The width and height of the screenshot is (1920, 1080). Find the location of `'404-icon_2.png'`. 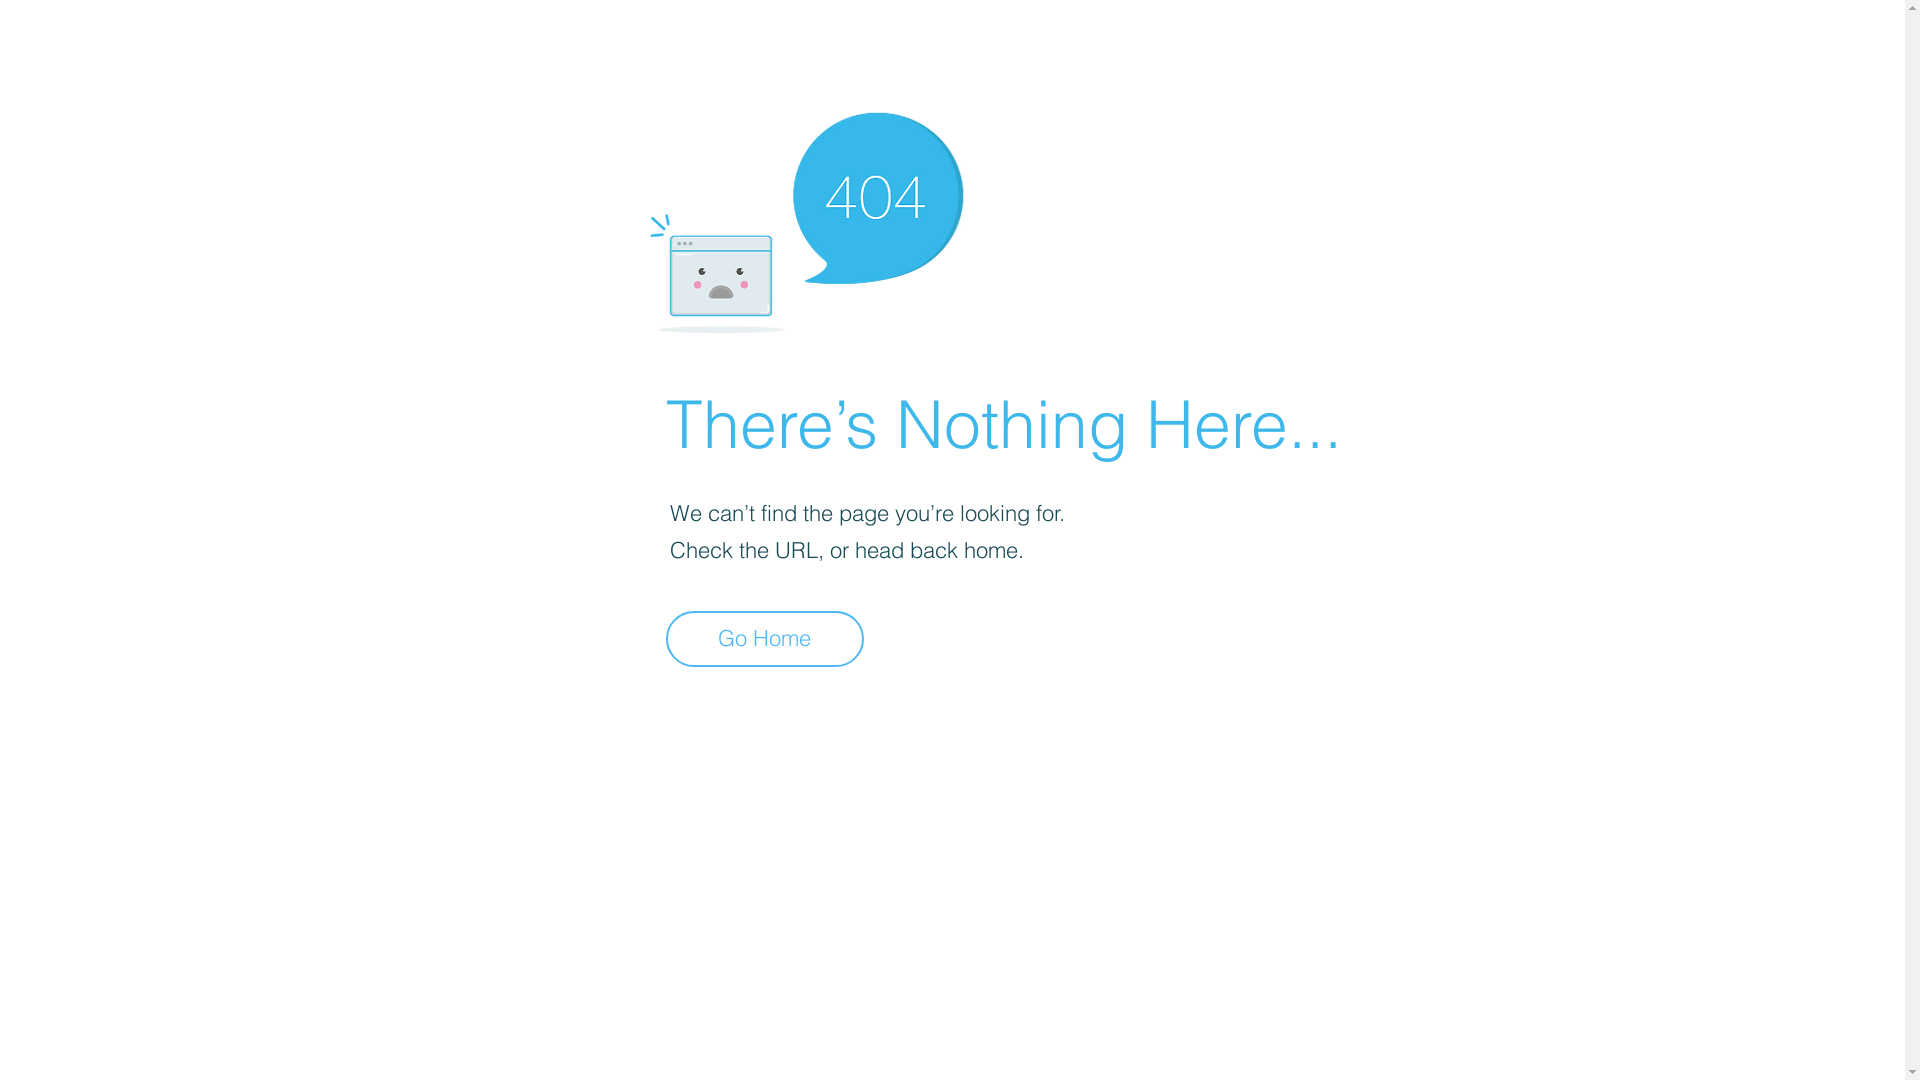

'404-icon_2.png' is located at coordinates (805, 217).